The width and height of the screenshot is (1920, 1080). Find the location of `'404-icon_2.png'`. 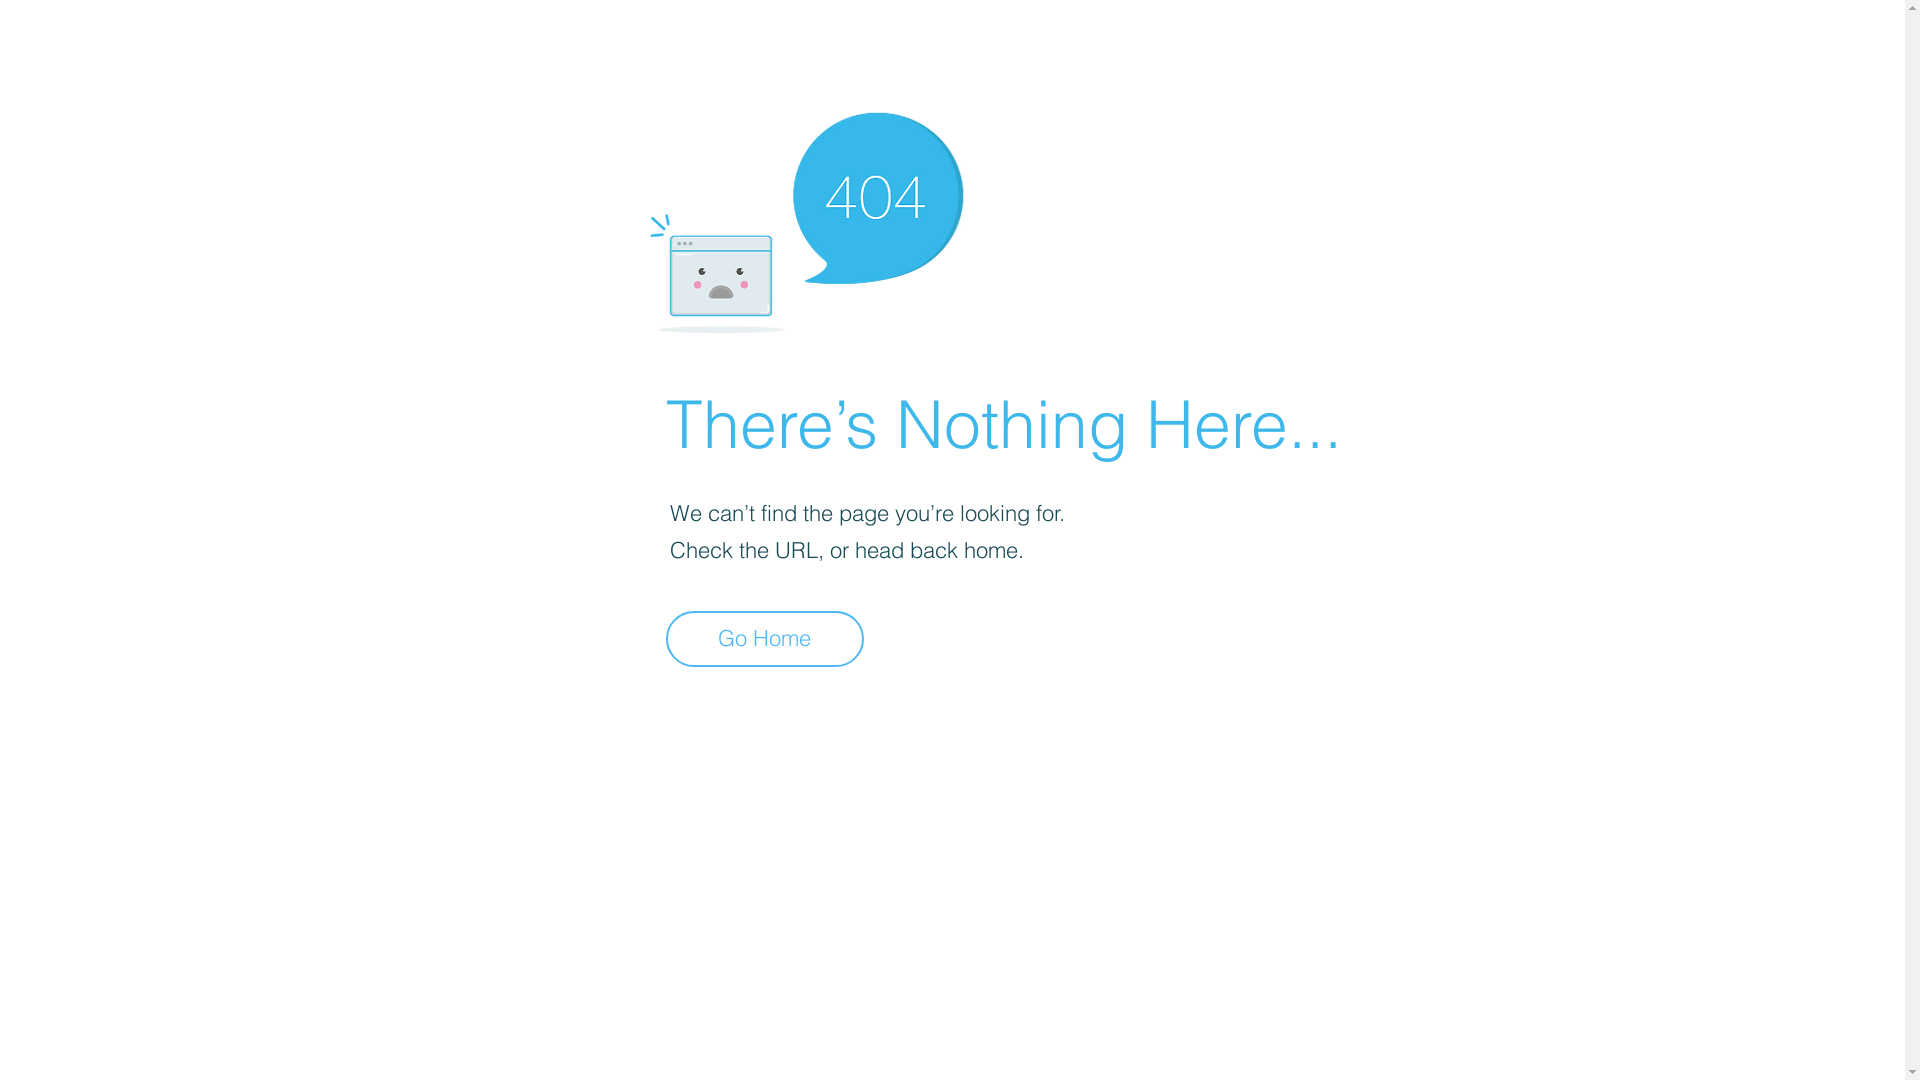

'404-icon_2.png' is located at coordinates (805, 217).